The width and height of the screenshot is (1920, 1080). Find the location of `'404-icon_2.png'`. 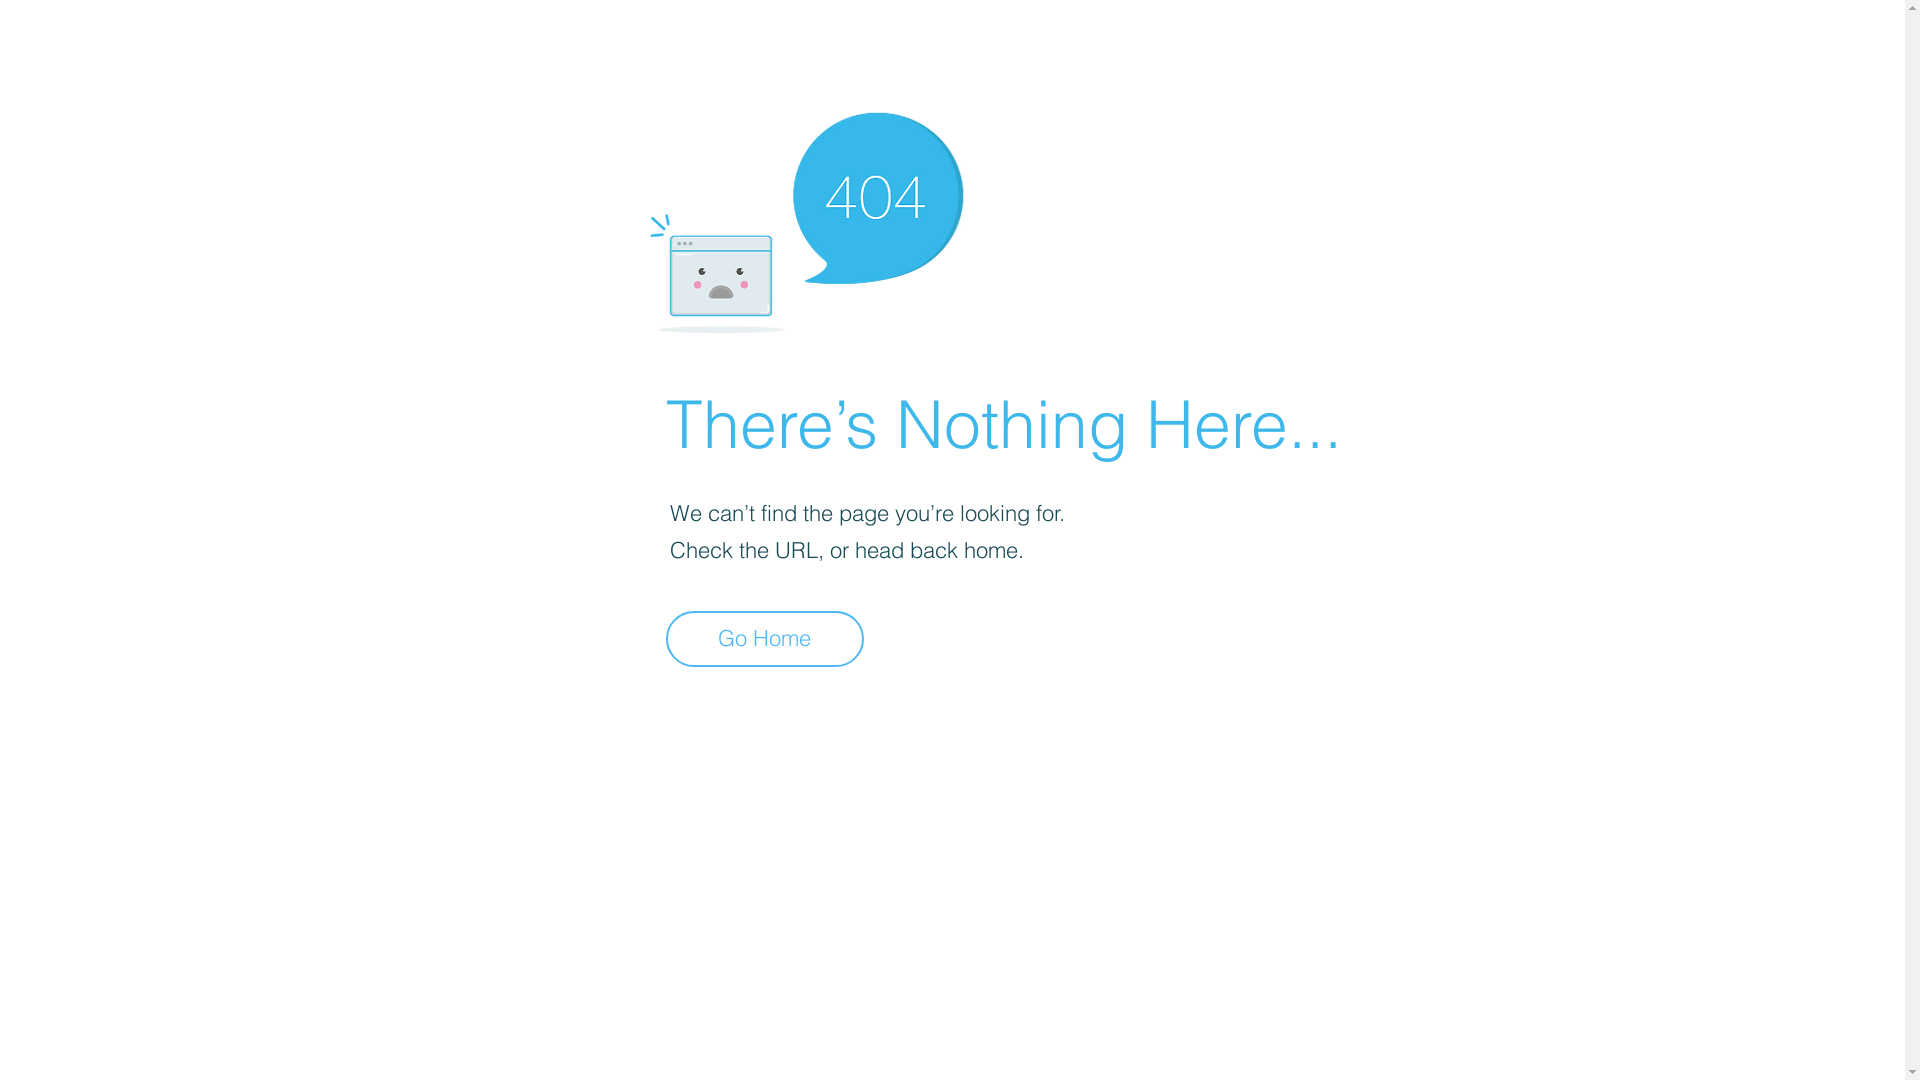

'404-icon_2.png' is located at coordinates (805, 217).